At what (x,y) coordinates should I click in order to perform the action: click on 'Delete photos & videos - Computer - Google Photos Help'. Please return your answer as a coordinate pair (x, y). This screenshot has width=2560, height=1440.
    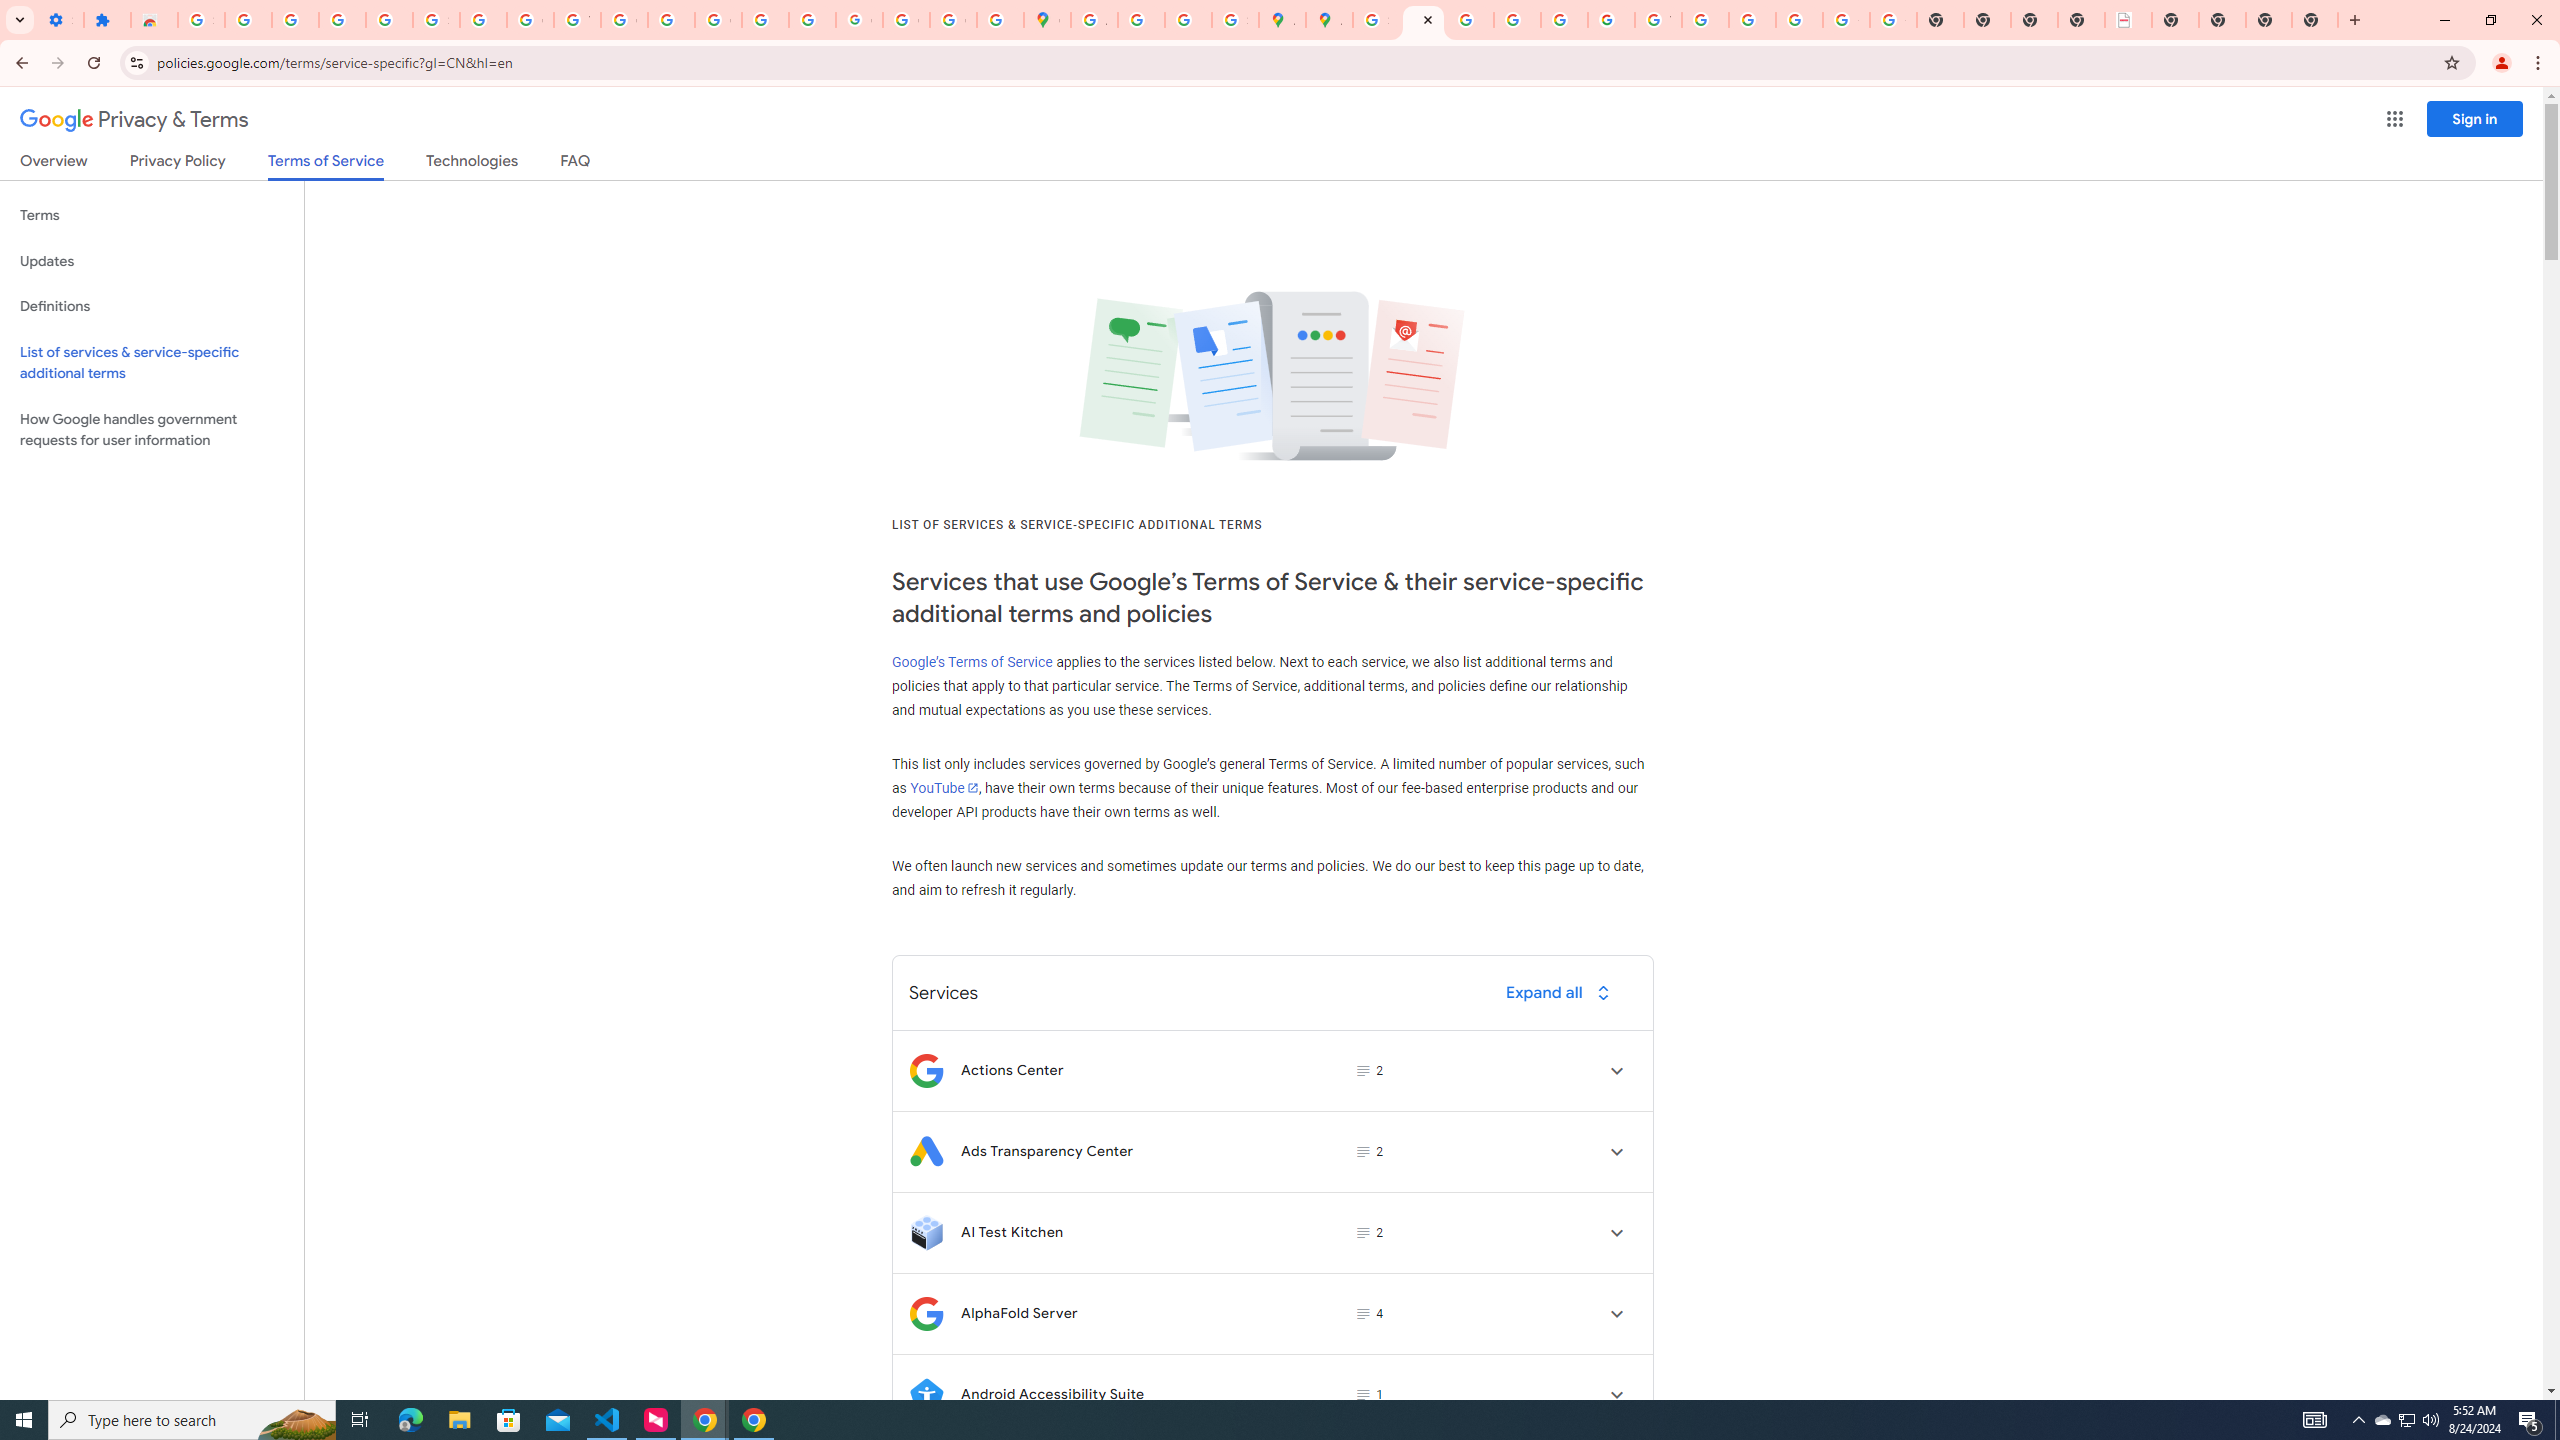
    Looking at the image, I should click on (294, 19).